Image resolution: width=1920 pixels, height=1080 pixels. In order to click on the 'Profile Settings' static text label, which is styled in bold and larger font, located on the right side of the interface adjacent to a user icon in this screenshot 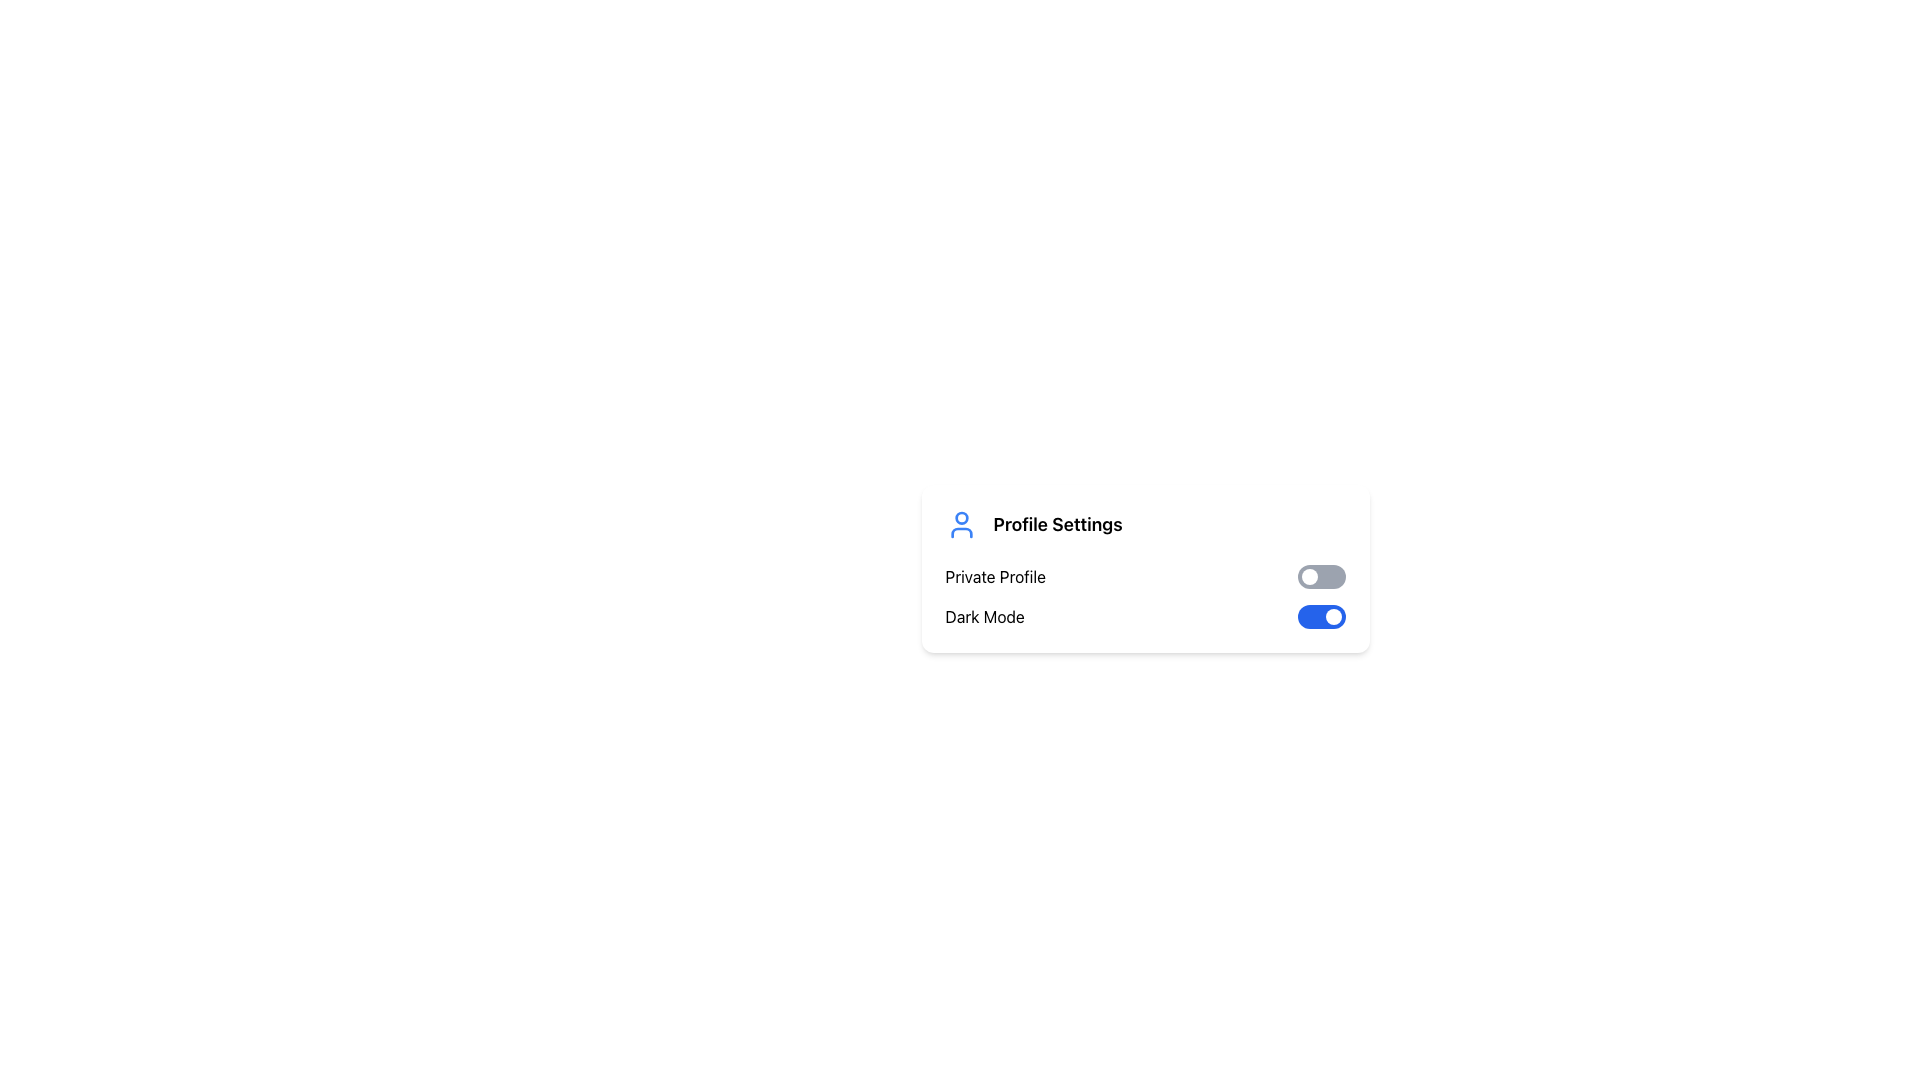, I will do `click(1057, 523)`.